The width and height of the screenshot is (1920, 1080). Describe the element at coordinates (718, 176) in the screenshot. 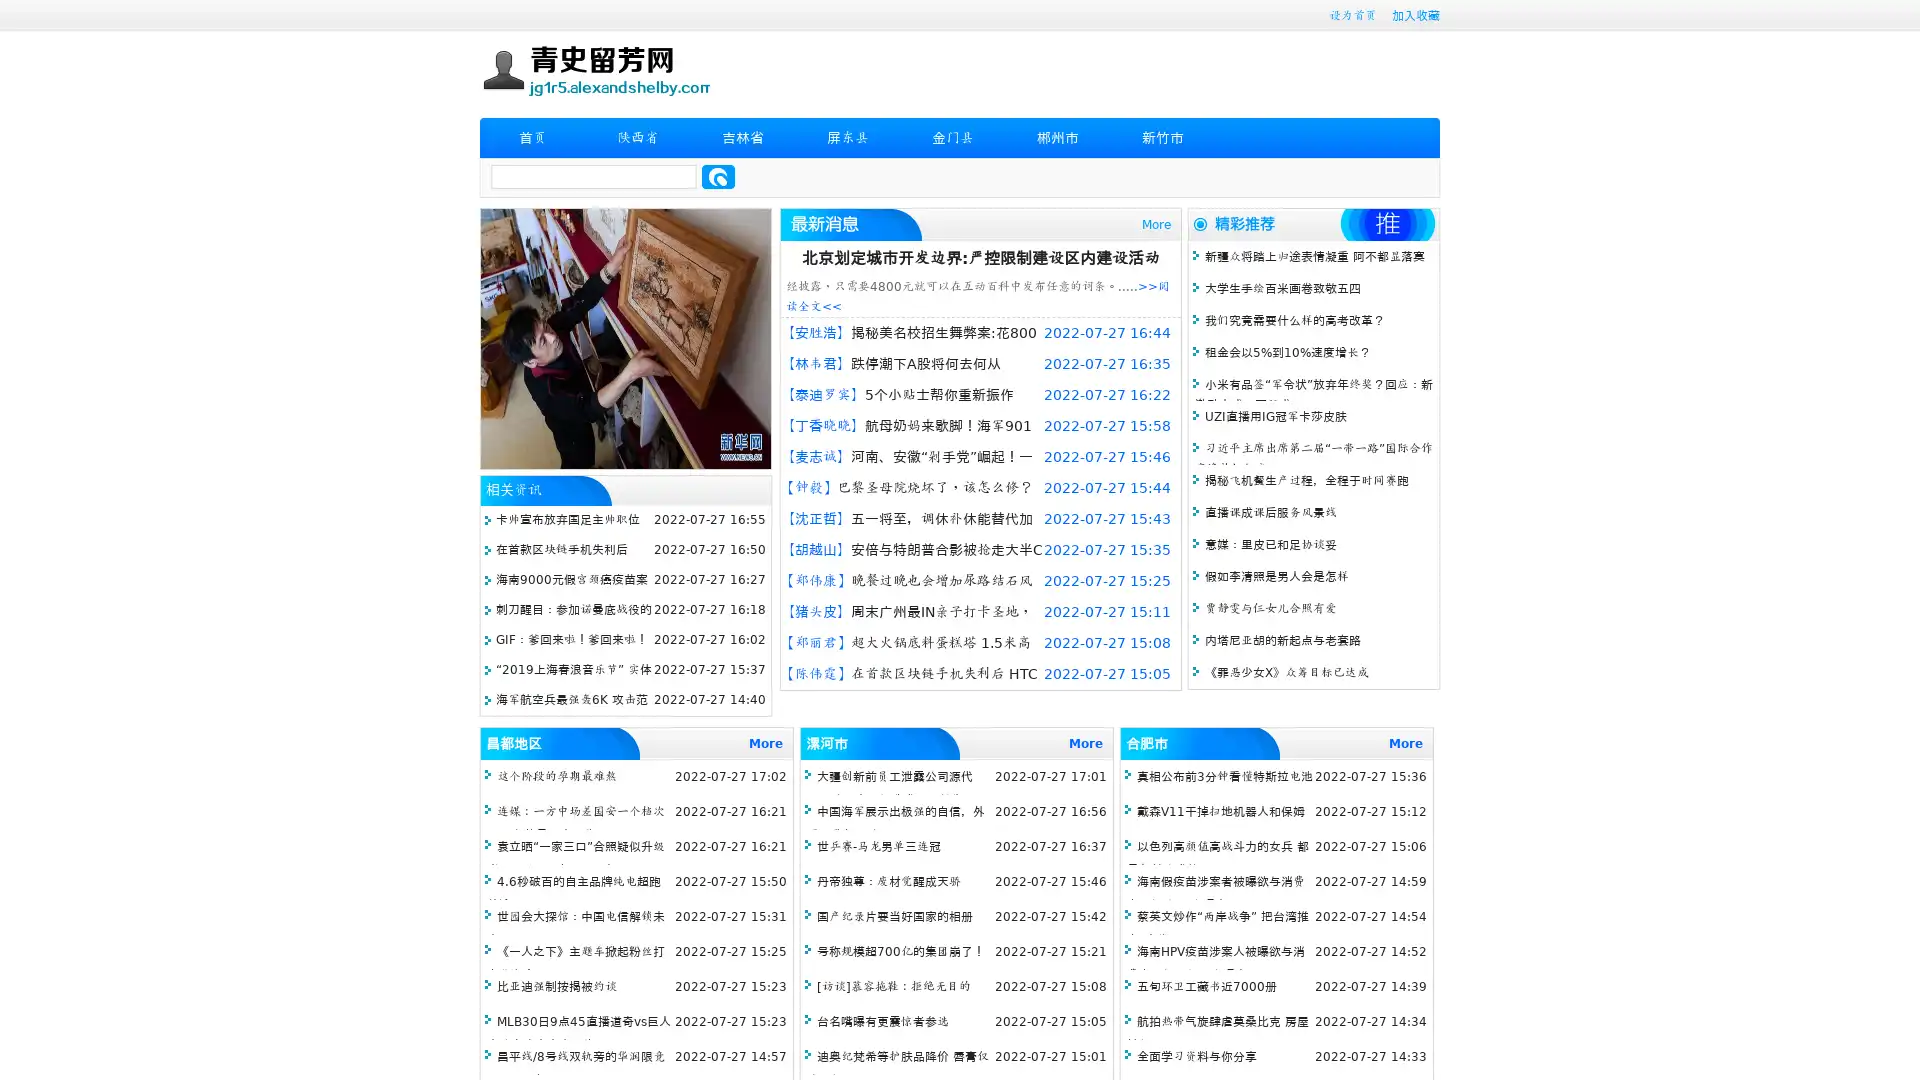

I see `Search` at that location.